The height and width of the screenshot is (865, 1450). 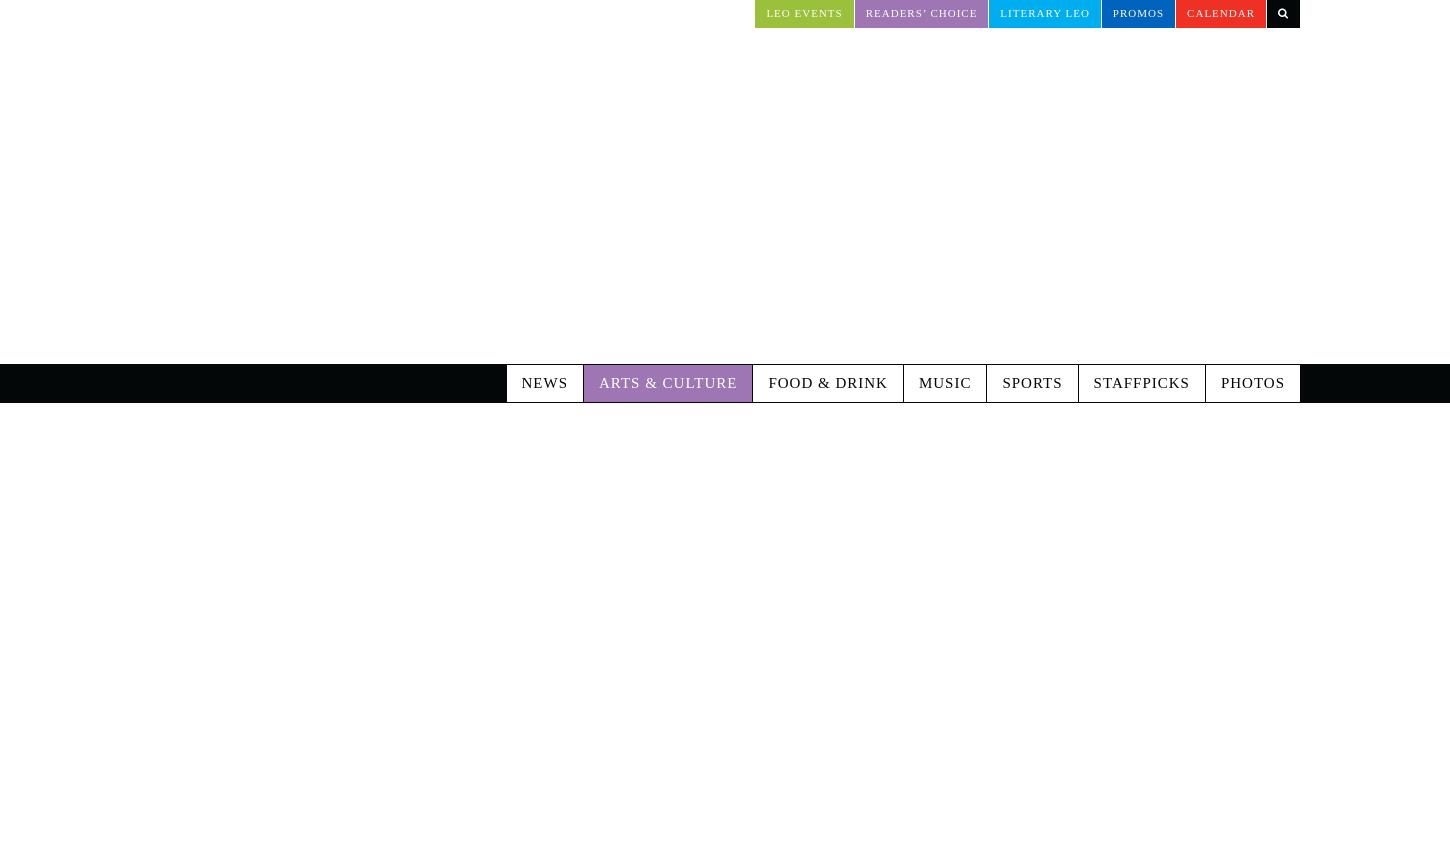 I want to click on 'Food & Drink', so click(x=827, y=299).